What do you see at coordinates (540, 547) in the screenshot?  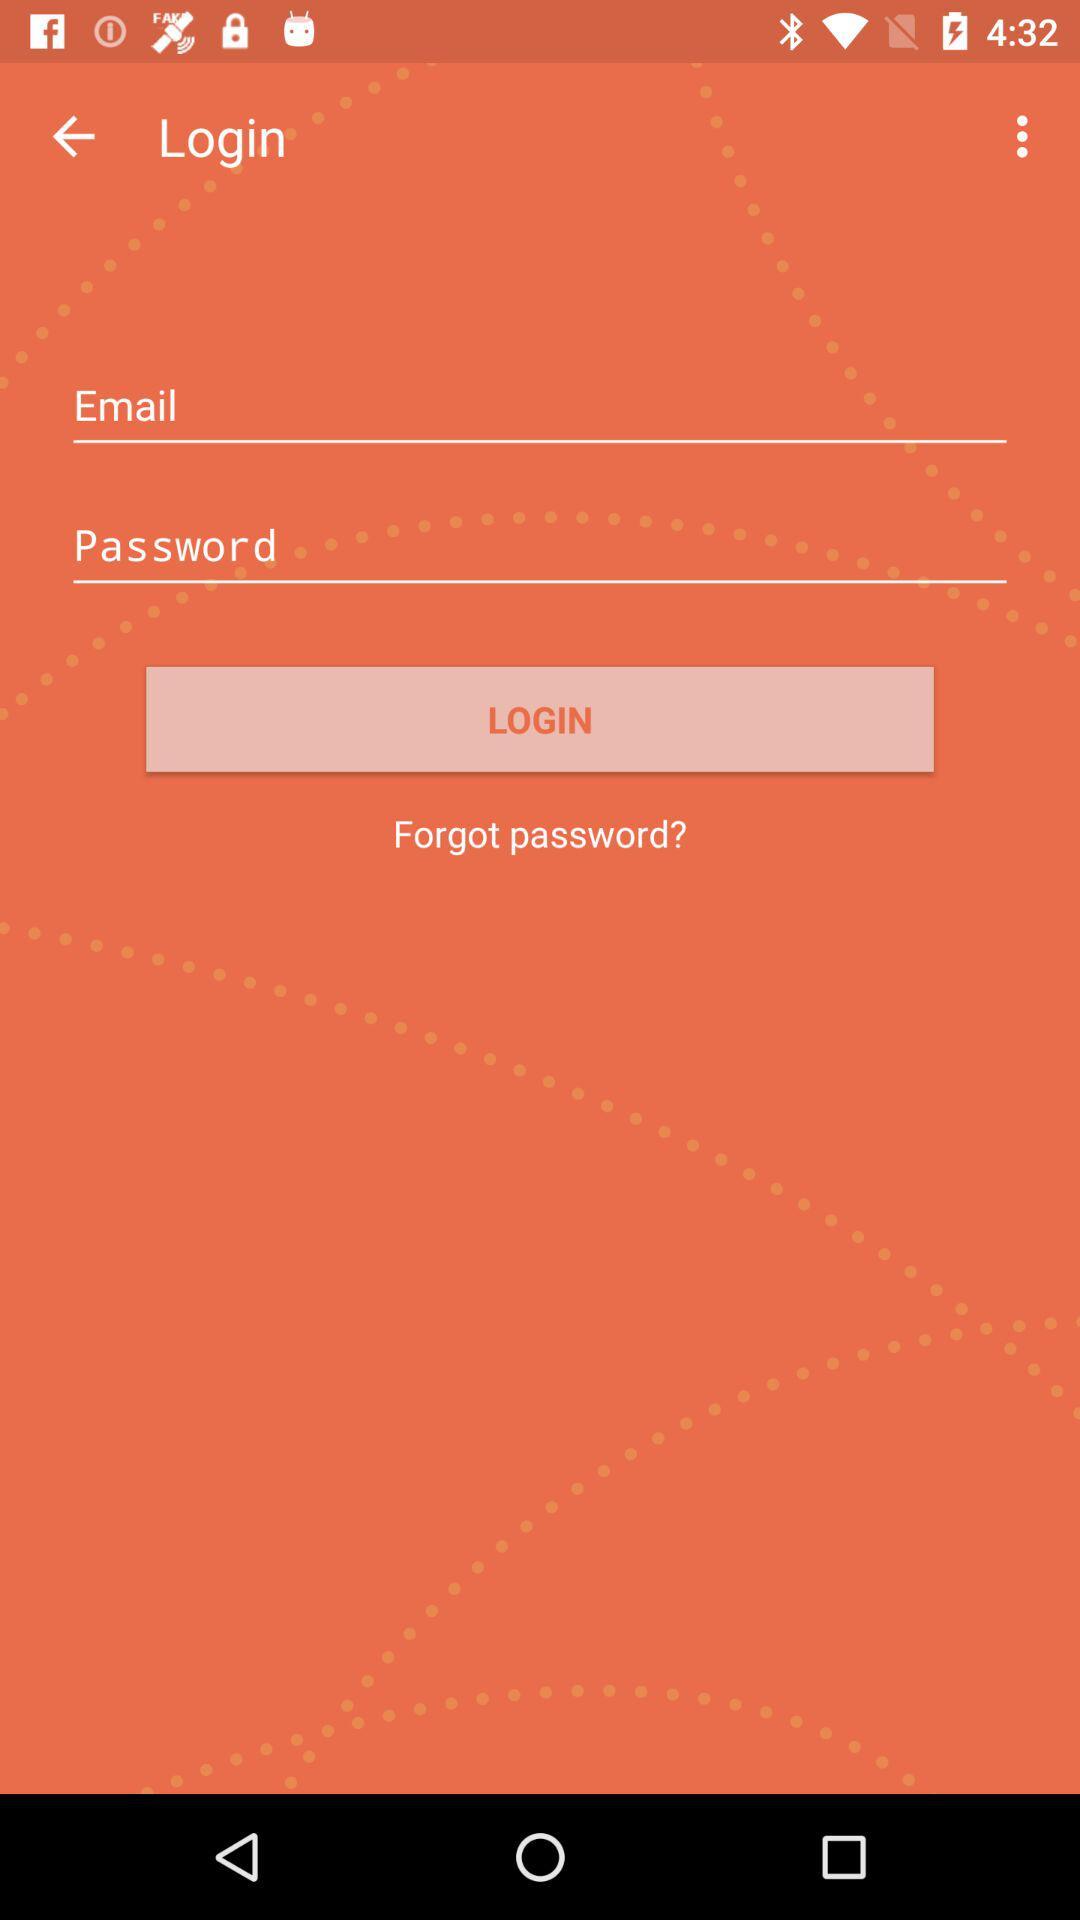 I see `type your password` at bounding box center [540, 547].